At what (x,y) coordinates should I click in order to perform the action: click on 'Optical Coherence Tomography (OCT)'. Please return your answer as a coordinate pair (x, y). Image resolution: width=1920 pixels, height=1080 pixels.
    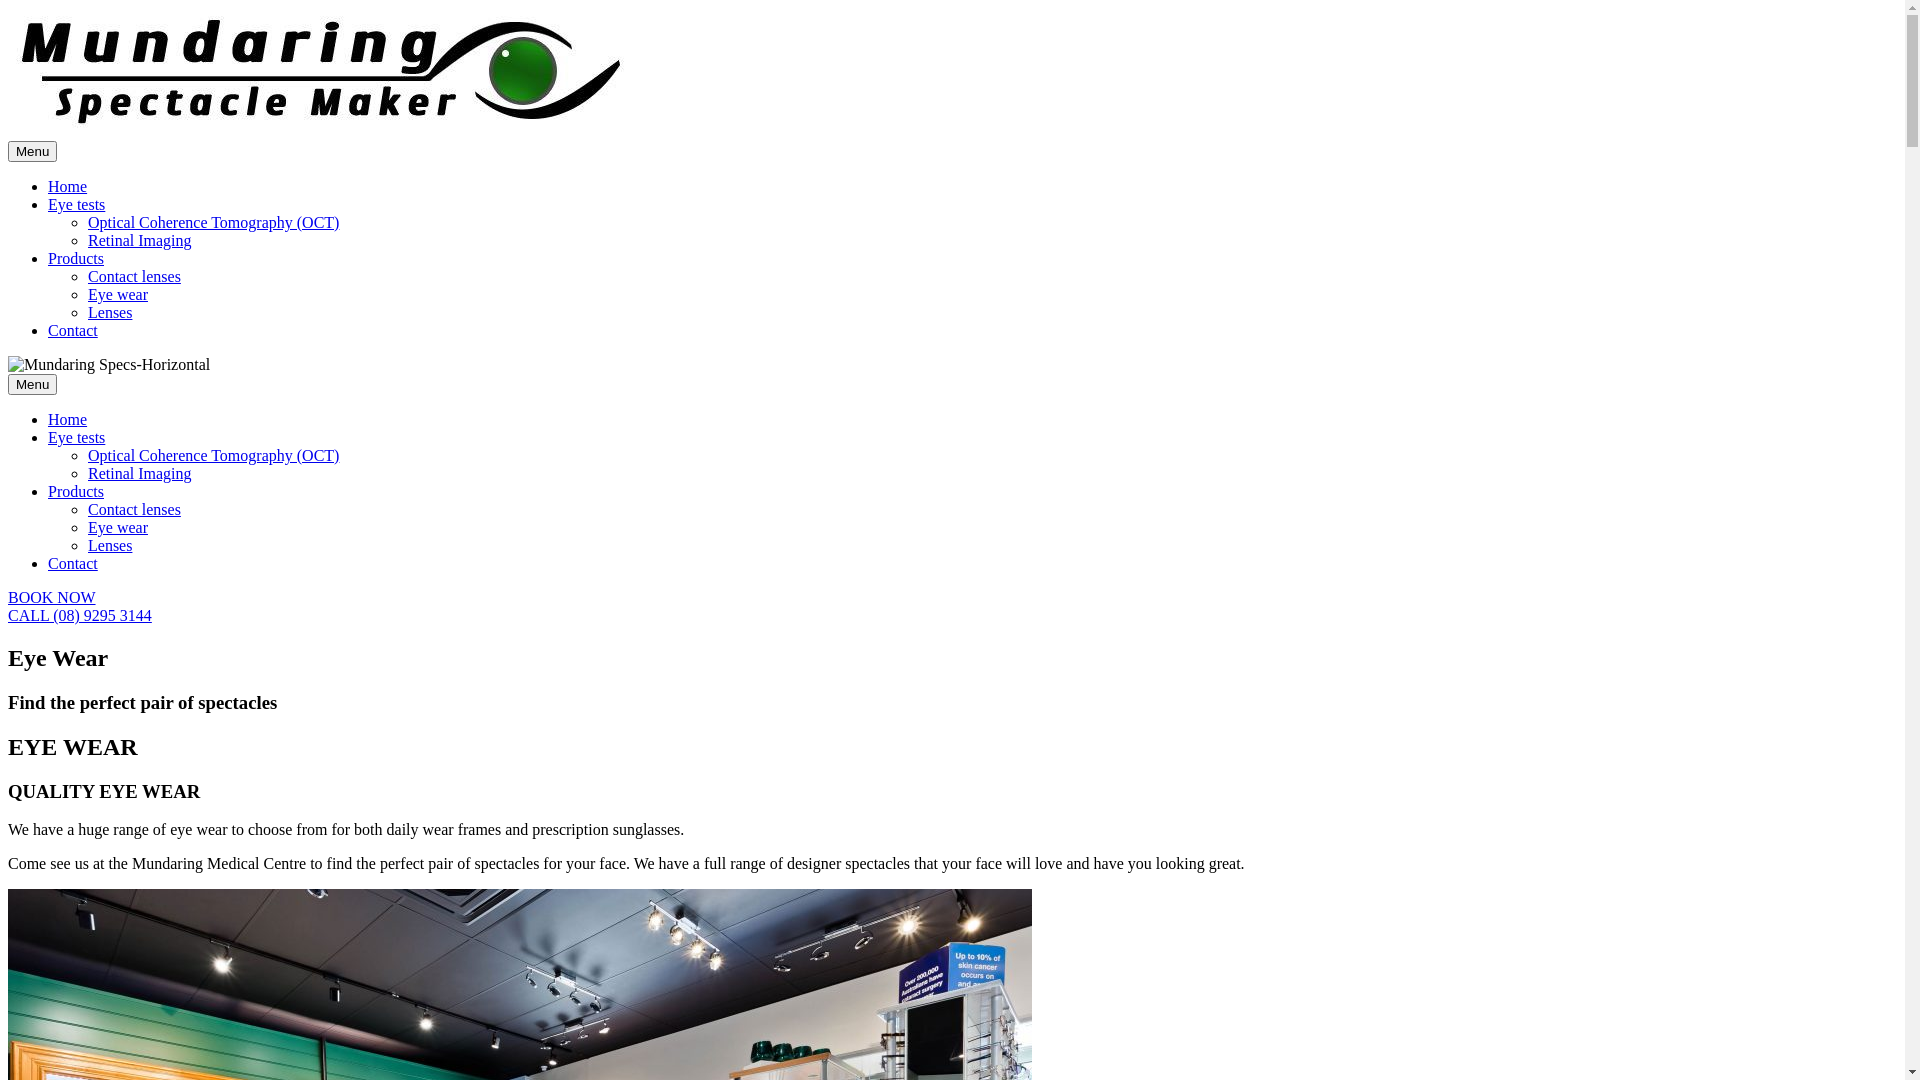
    Looking at the image, I should click on (213, 455).